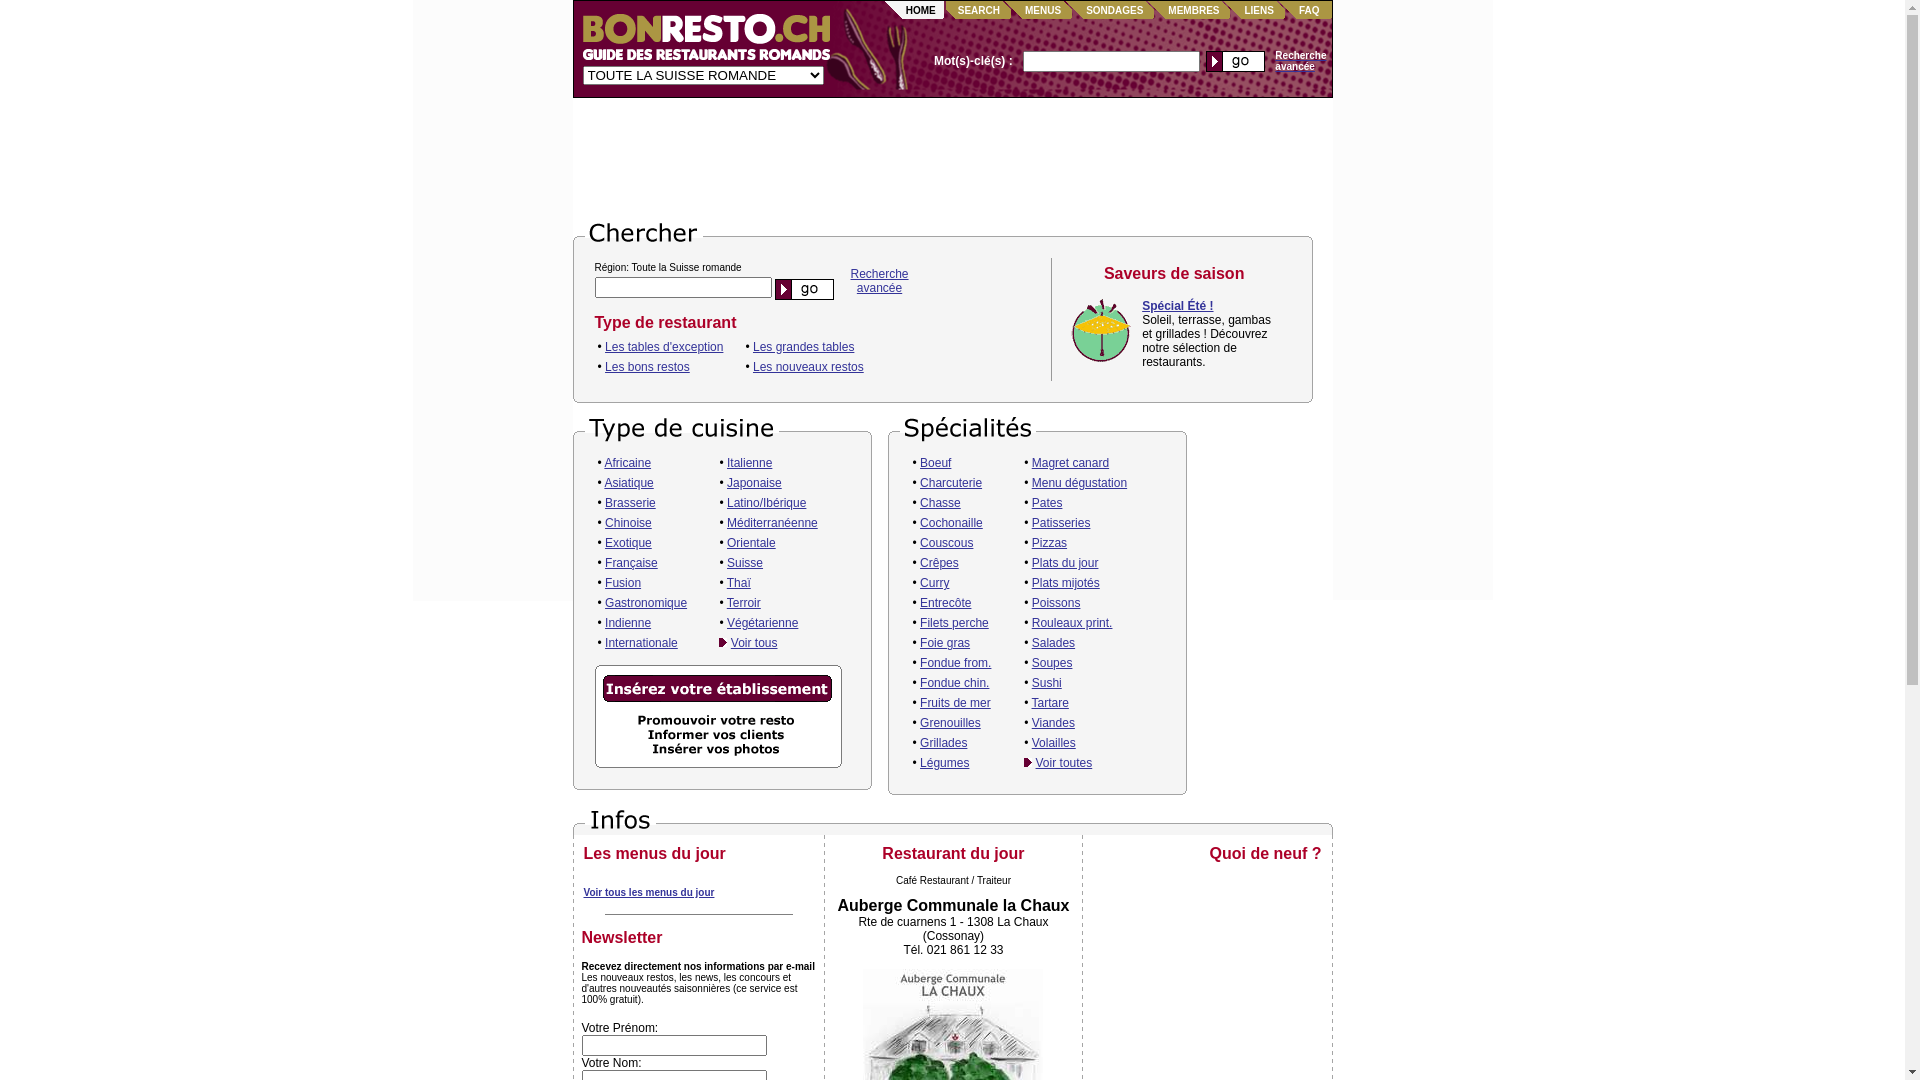 The width and height of the screenshot is (1920, 1080). What do you see at coordinates (663, 346) in the screenshot?
I see `'Les tables d'exception'` at bounding box center [663, 346].